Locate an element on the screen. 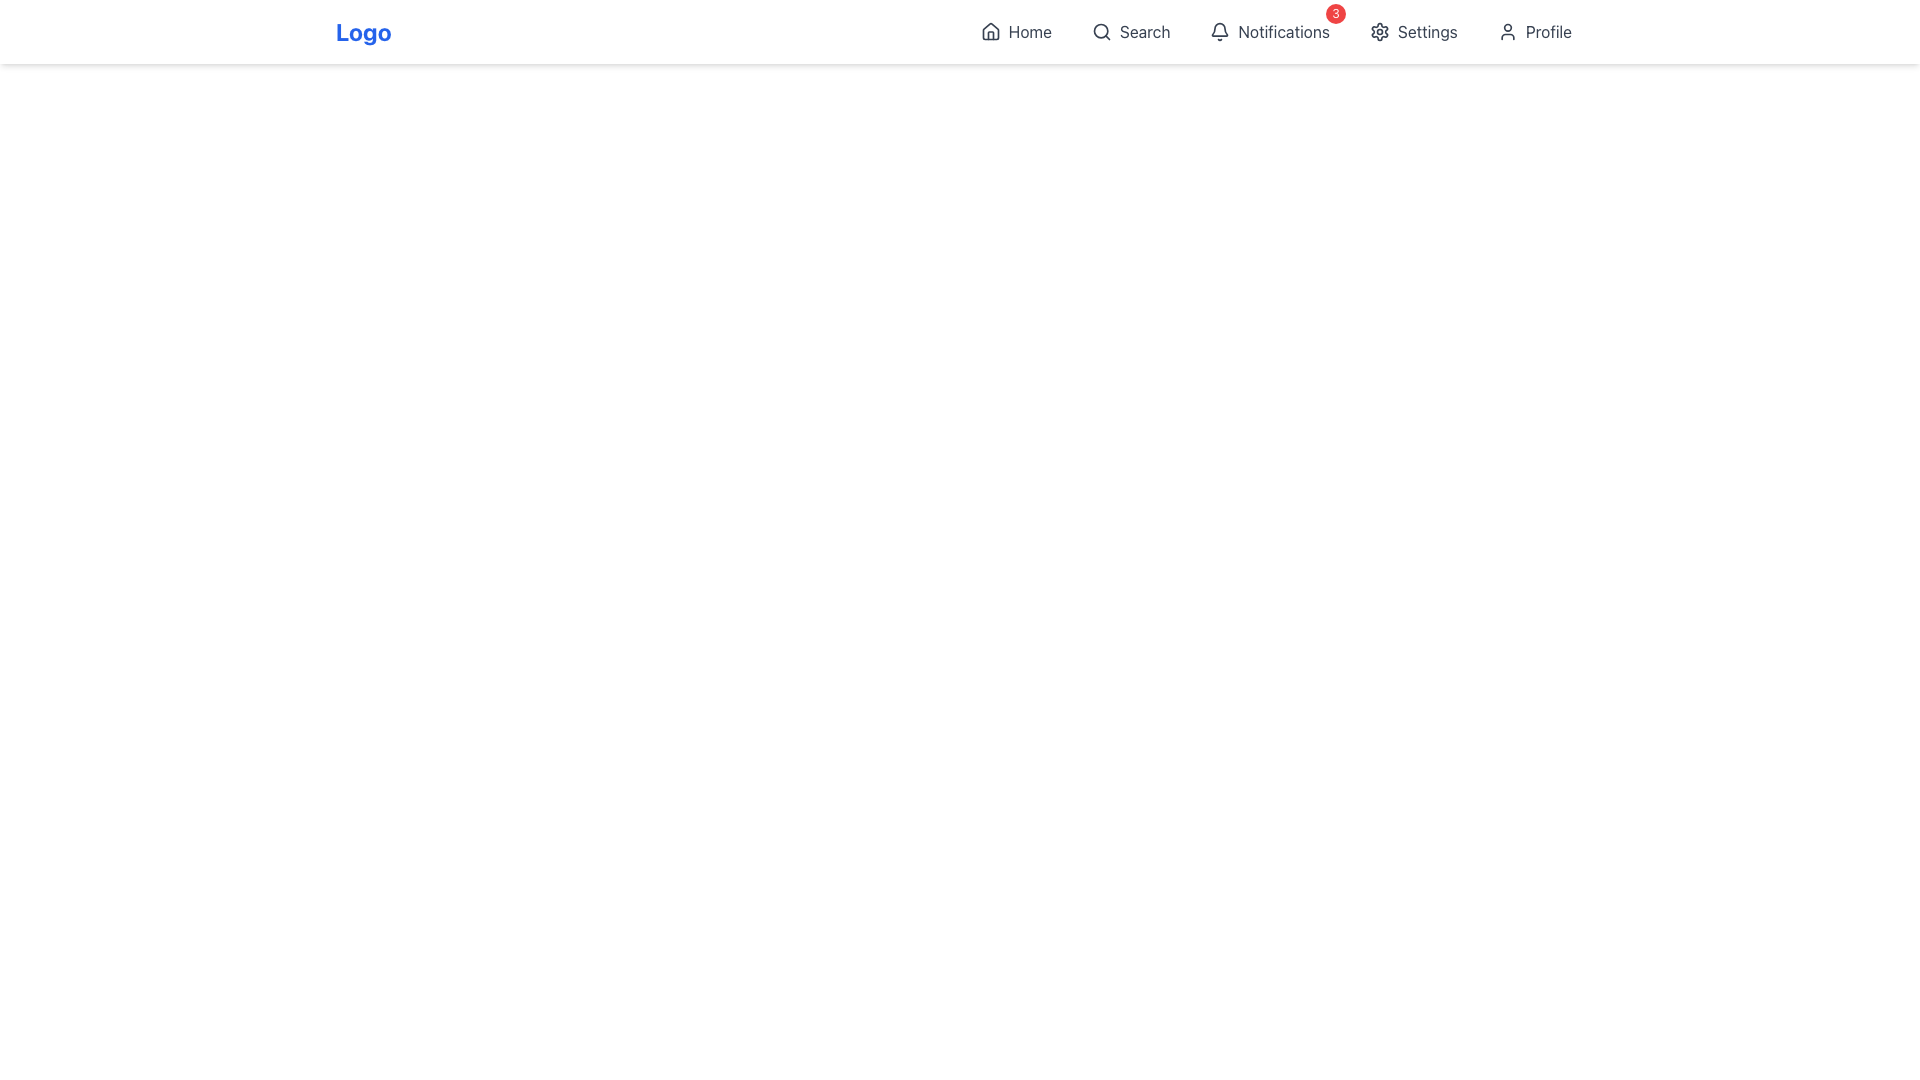  the search label in the navigation bar, which is positioned between the 'Home' and 'Notifications' options, to observe a color change is located at coordinates (1145, 31).